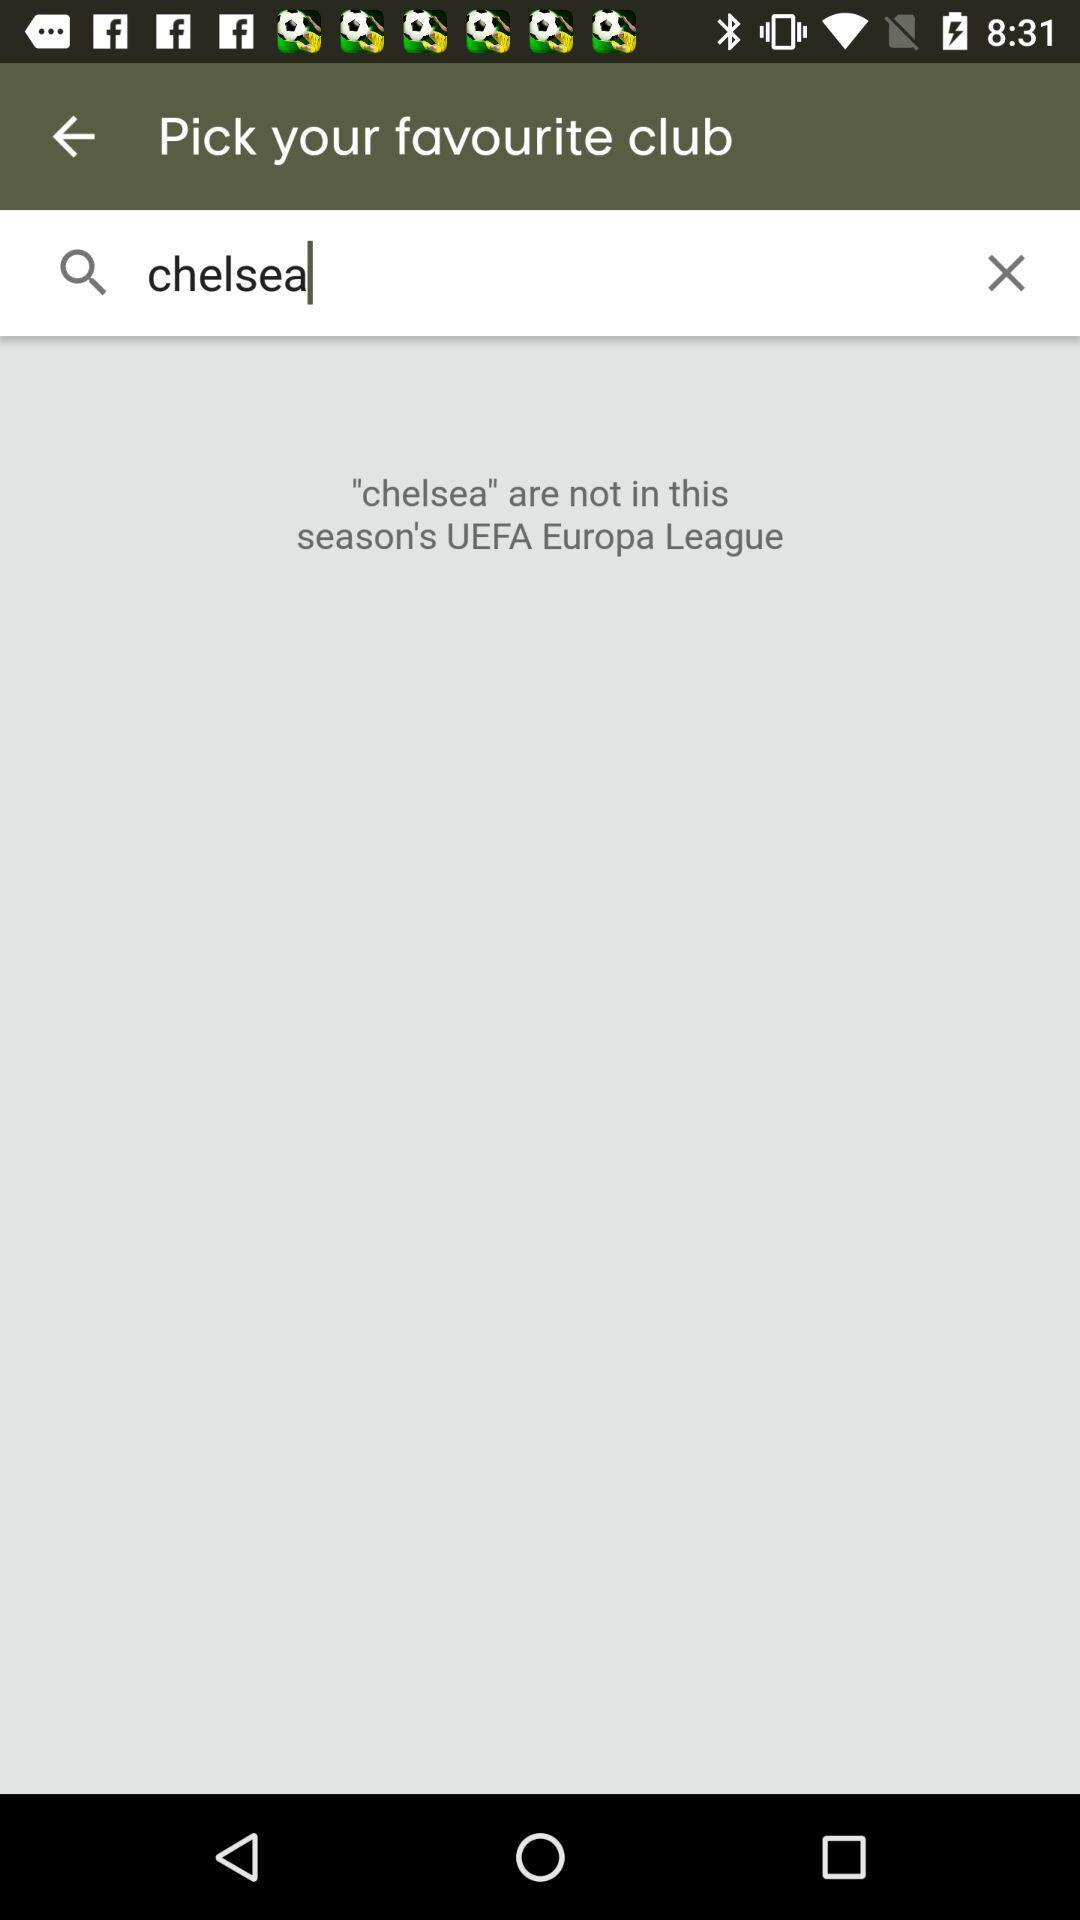  What do you see at coordinates (72, 135) in the screenshot?
I see `item next to the pick your favourite item` at bounding box center [72, 135].